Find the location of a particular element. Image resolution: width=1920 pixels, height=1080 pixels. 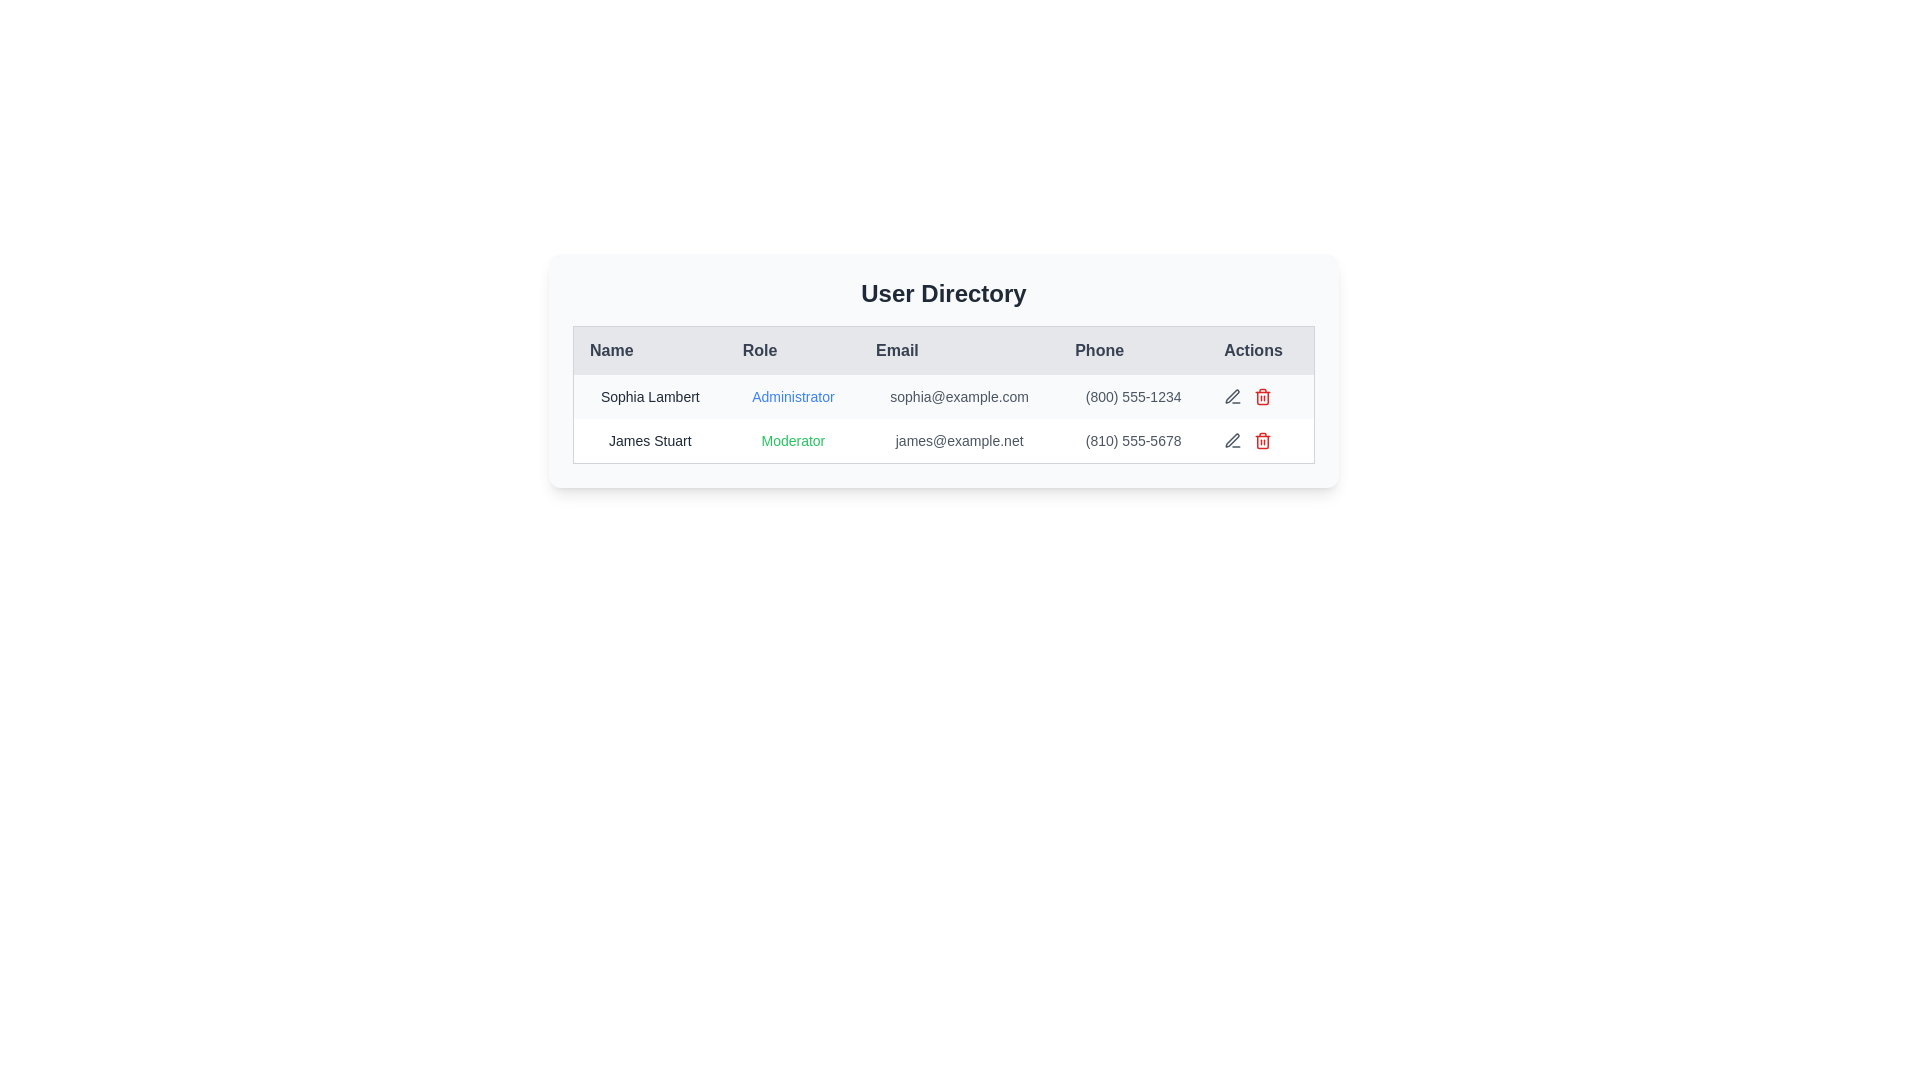

the red trash bin icon in the 'Actions' column corresponding to 'James Stuart' is located at coordinates (1260, 440).